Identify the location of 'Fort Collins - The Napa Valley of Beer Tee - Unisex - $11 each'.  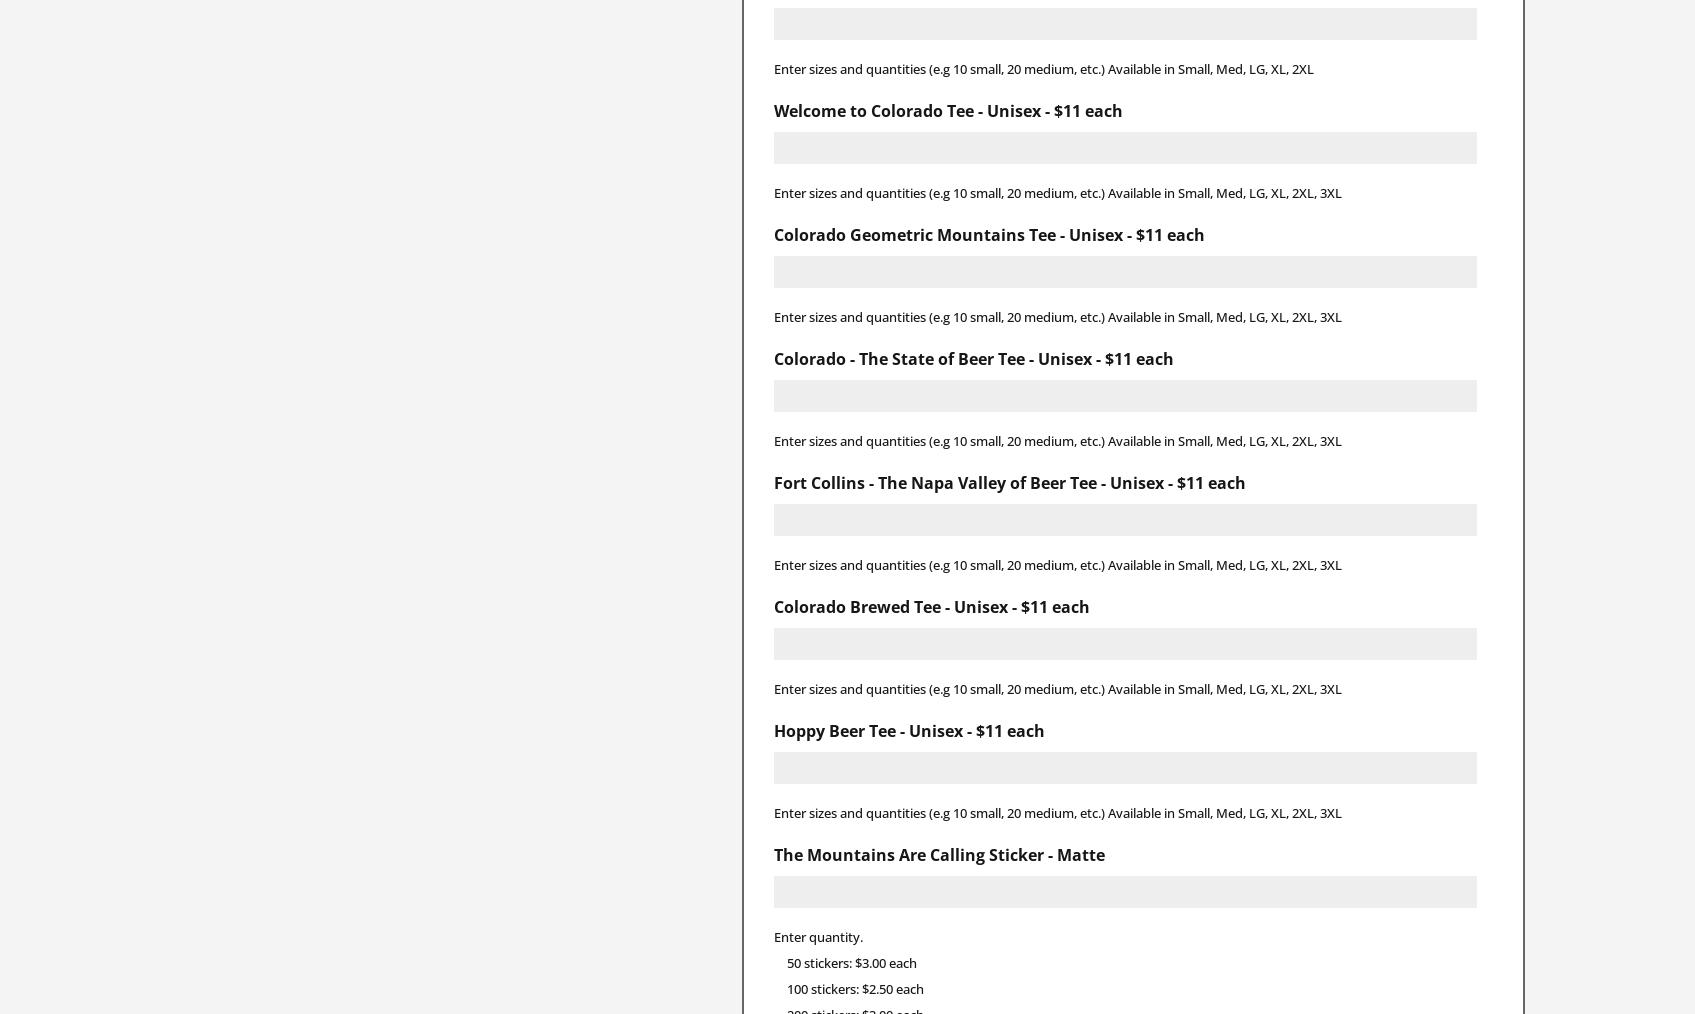
(1008, 481).